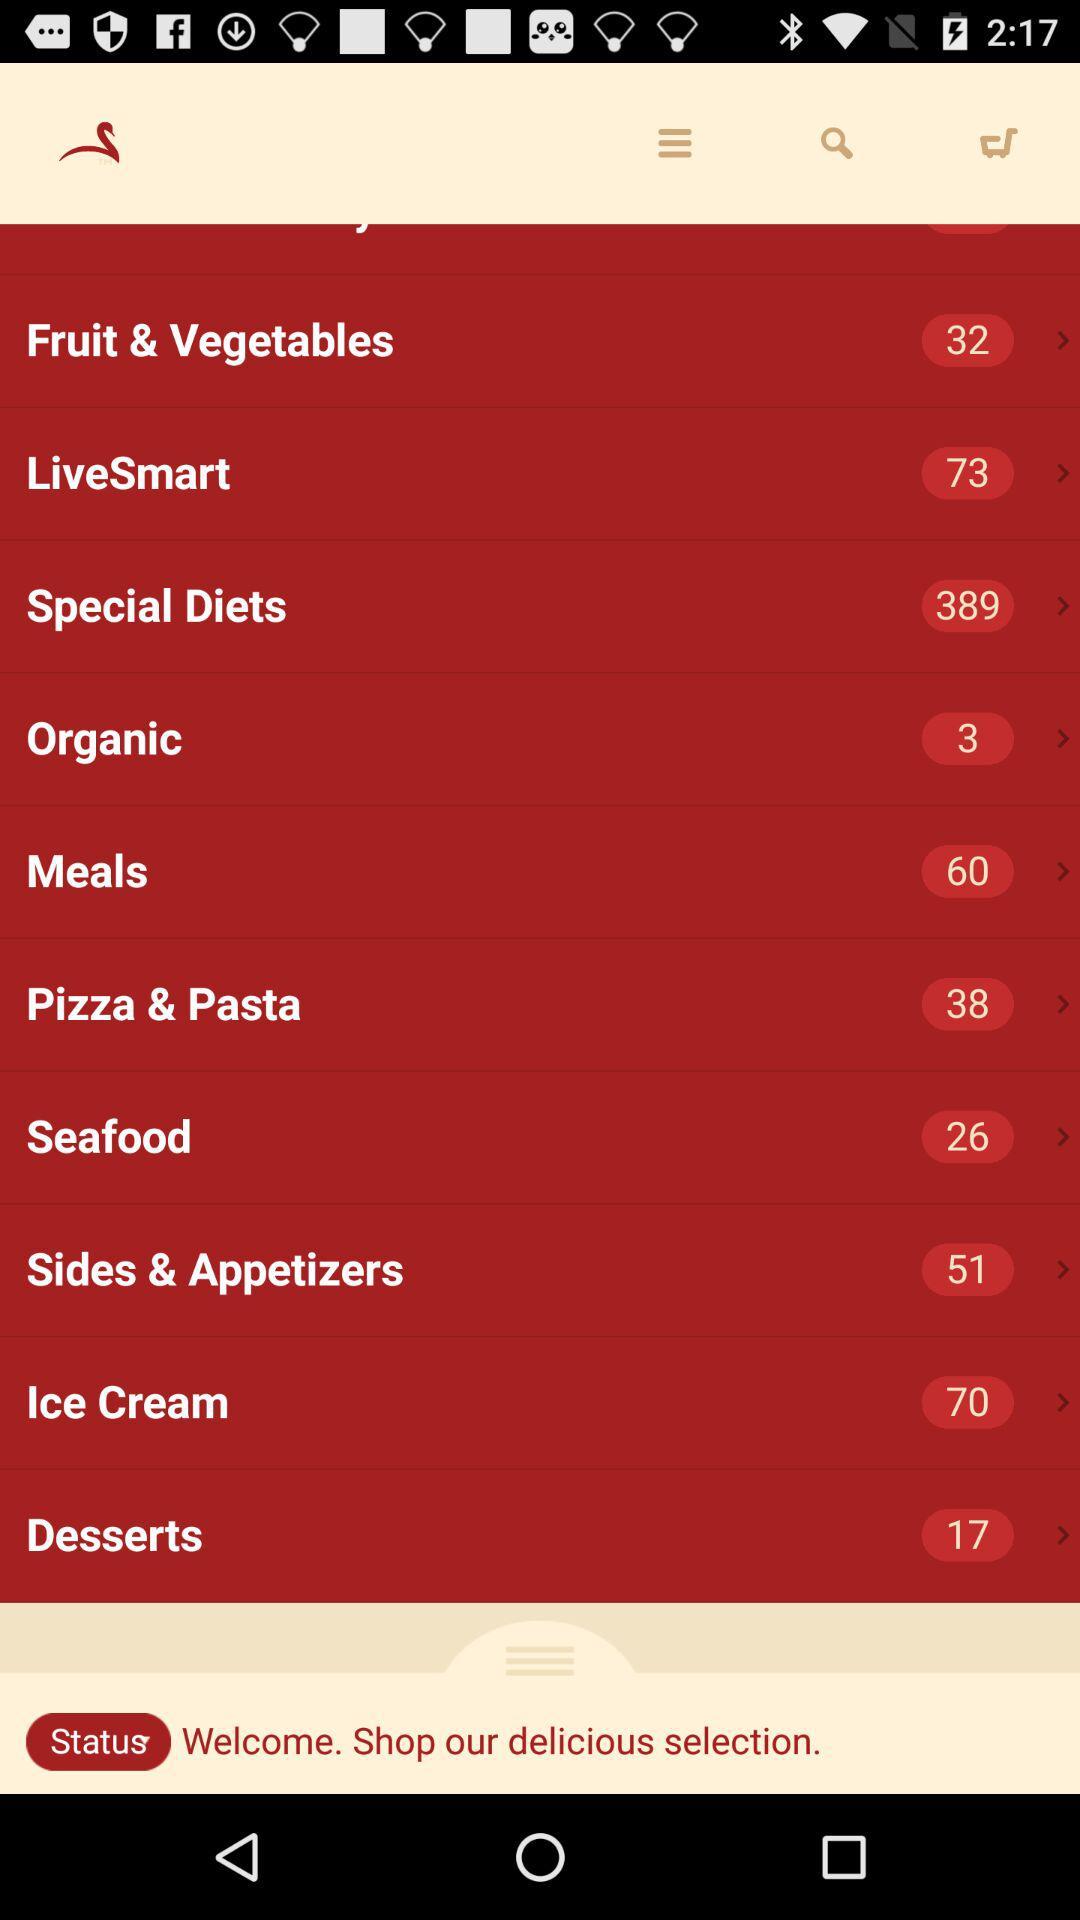 Image resolution: width=1080 pixels, height=1920 pixels. Describe the element at coordinates (966, 1137) in the screenshot. I see `the 26 item` at that location.